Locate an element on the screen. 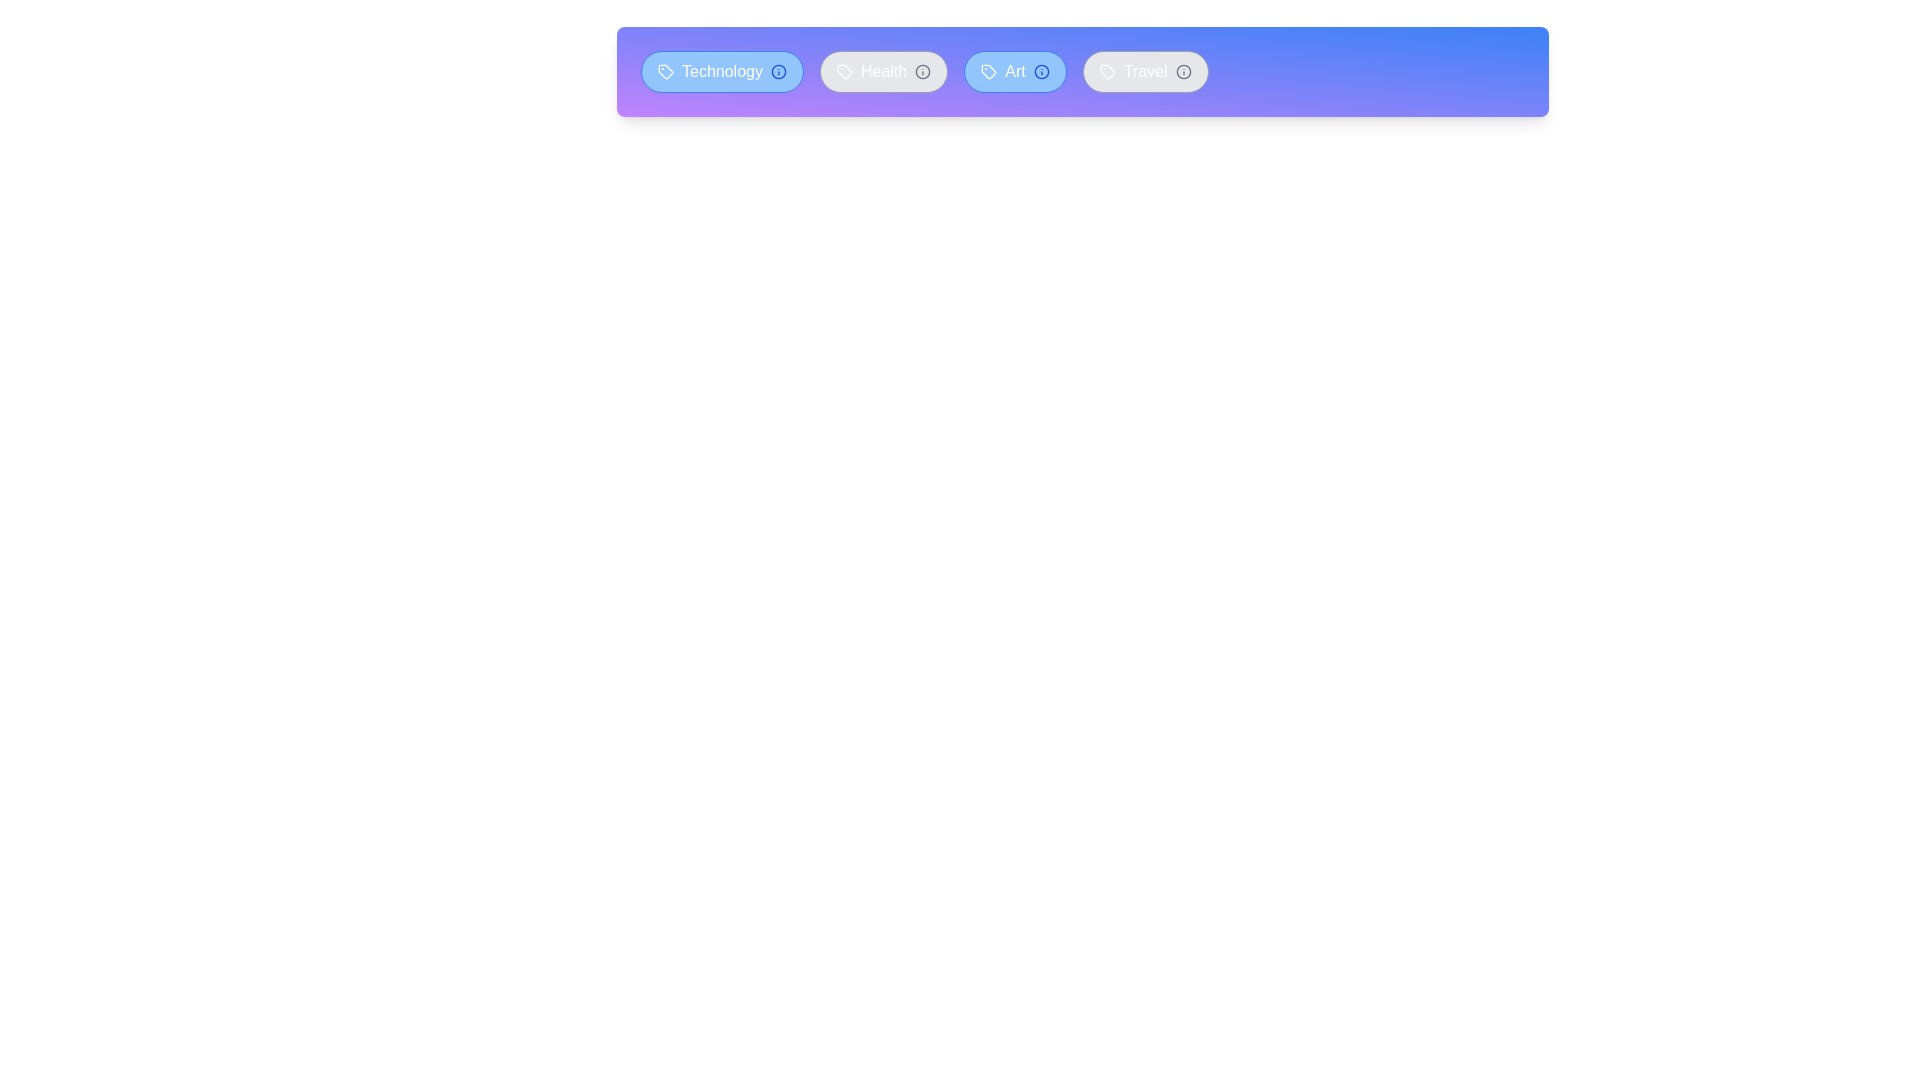 The height and width of the screenshot is (1080, 1920). the icon within the tag labeled 'Technology' is located at coordinates (666, 71).